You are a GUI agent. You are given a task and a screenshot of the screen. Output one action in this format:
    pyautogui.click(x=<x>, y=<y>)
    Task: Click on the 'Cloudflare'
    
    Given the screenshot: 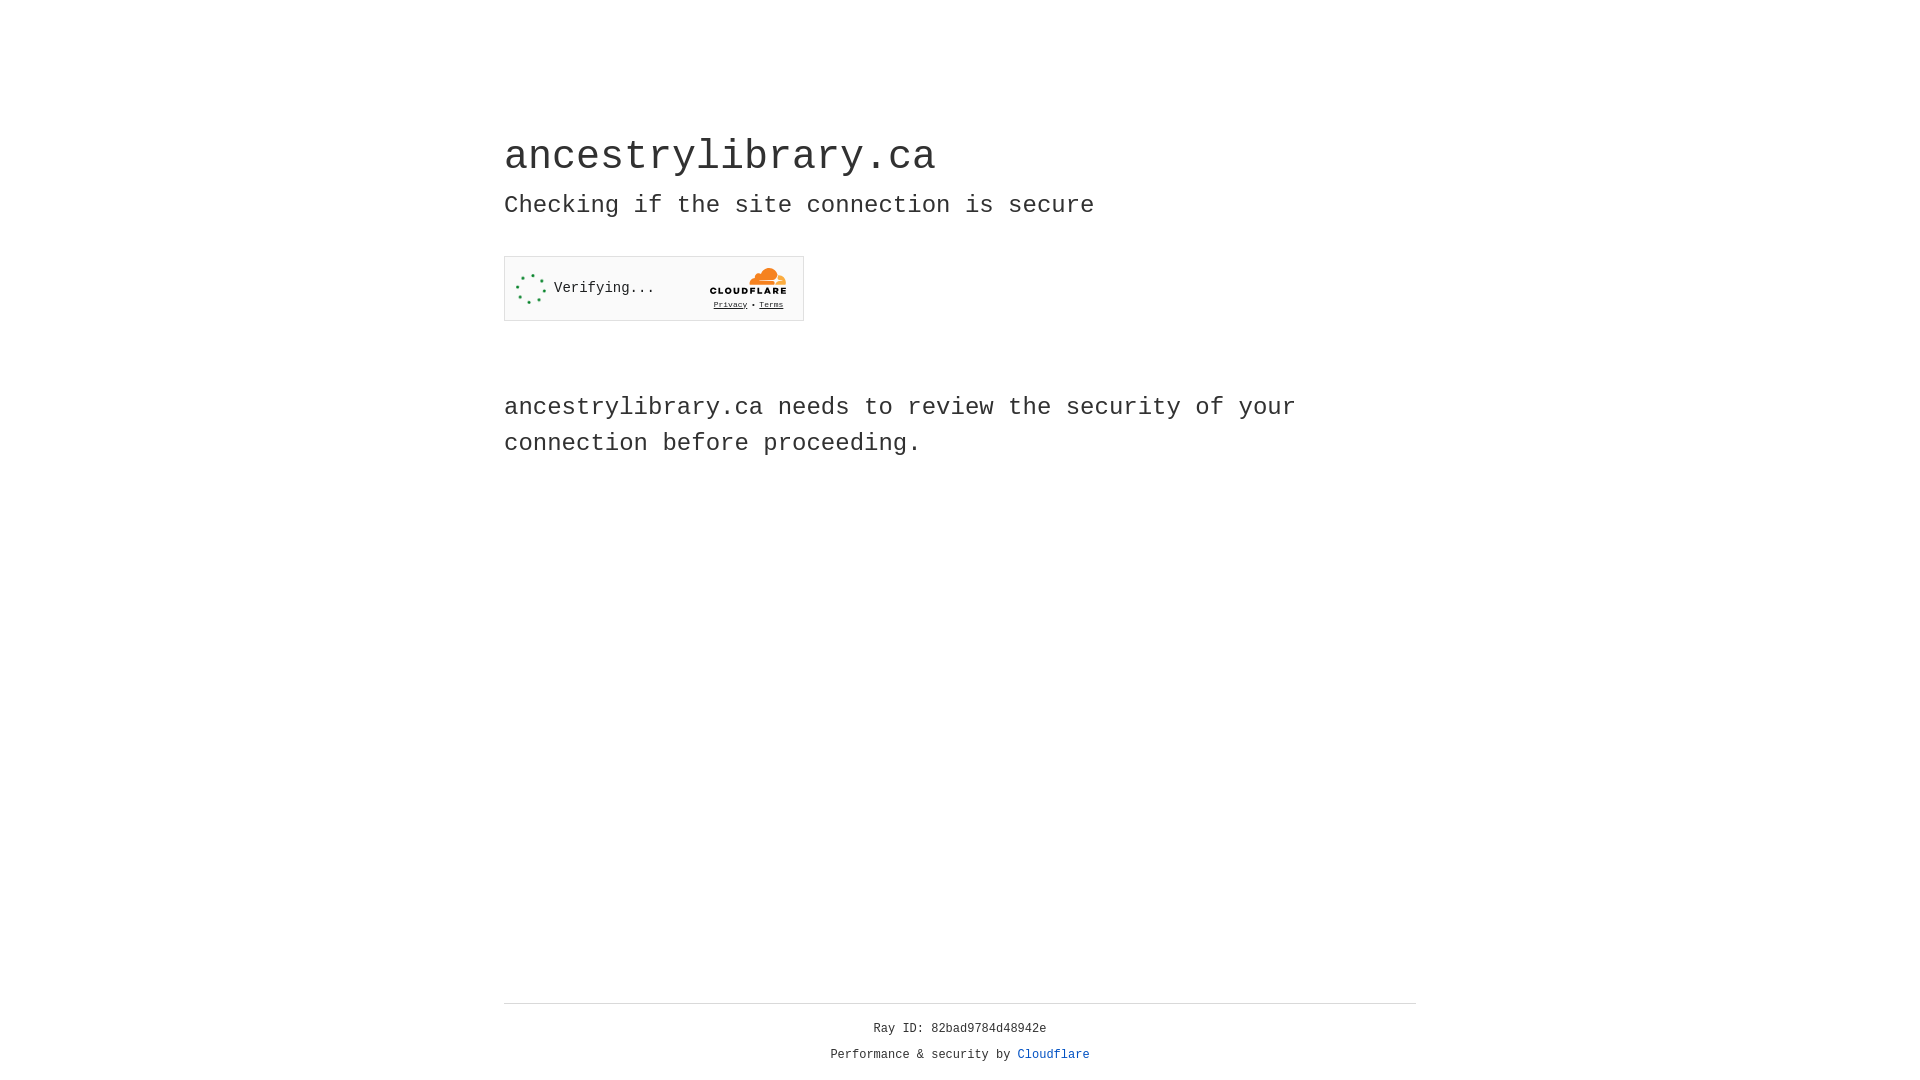 What is the action you would take?
    pyautogui.click(x=1053, y=1054)
    